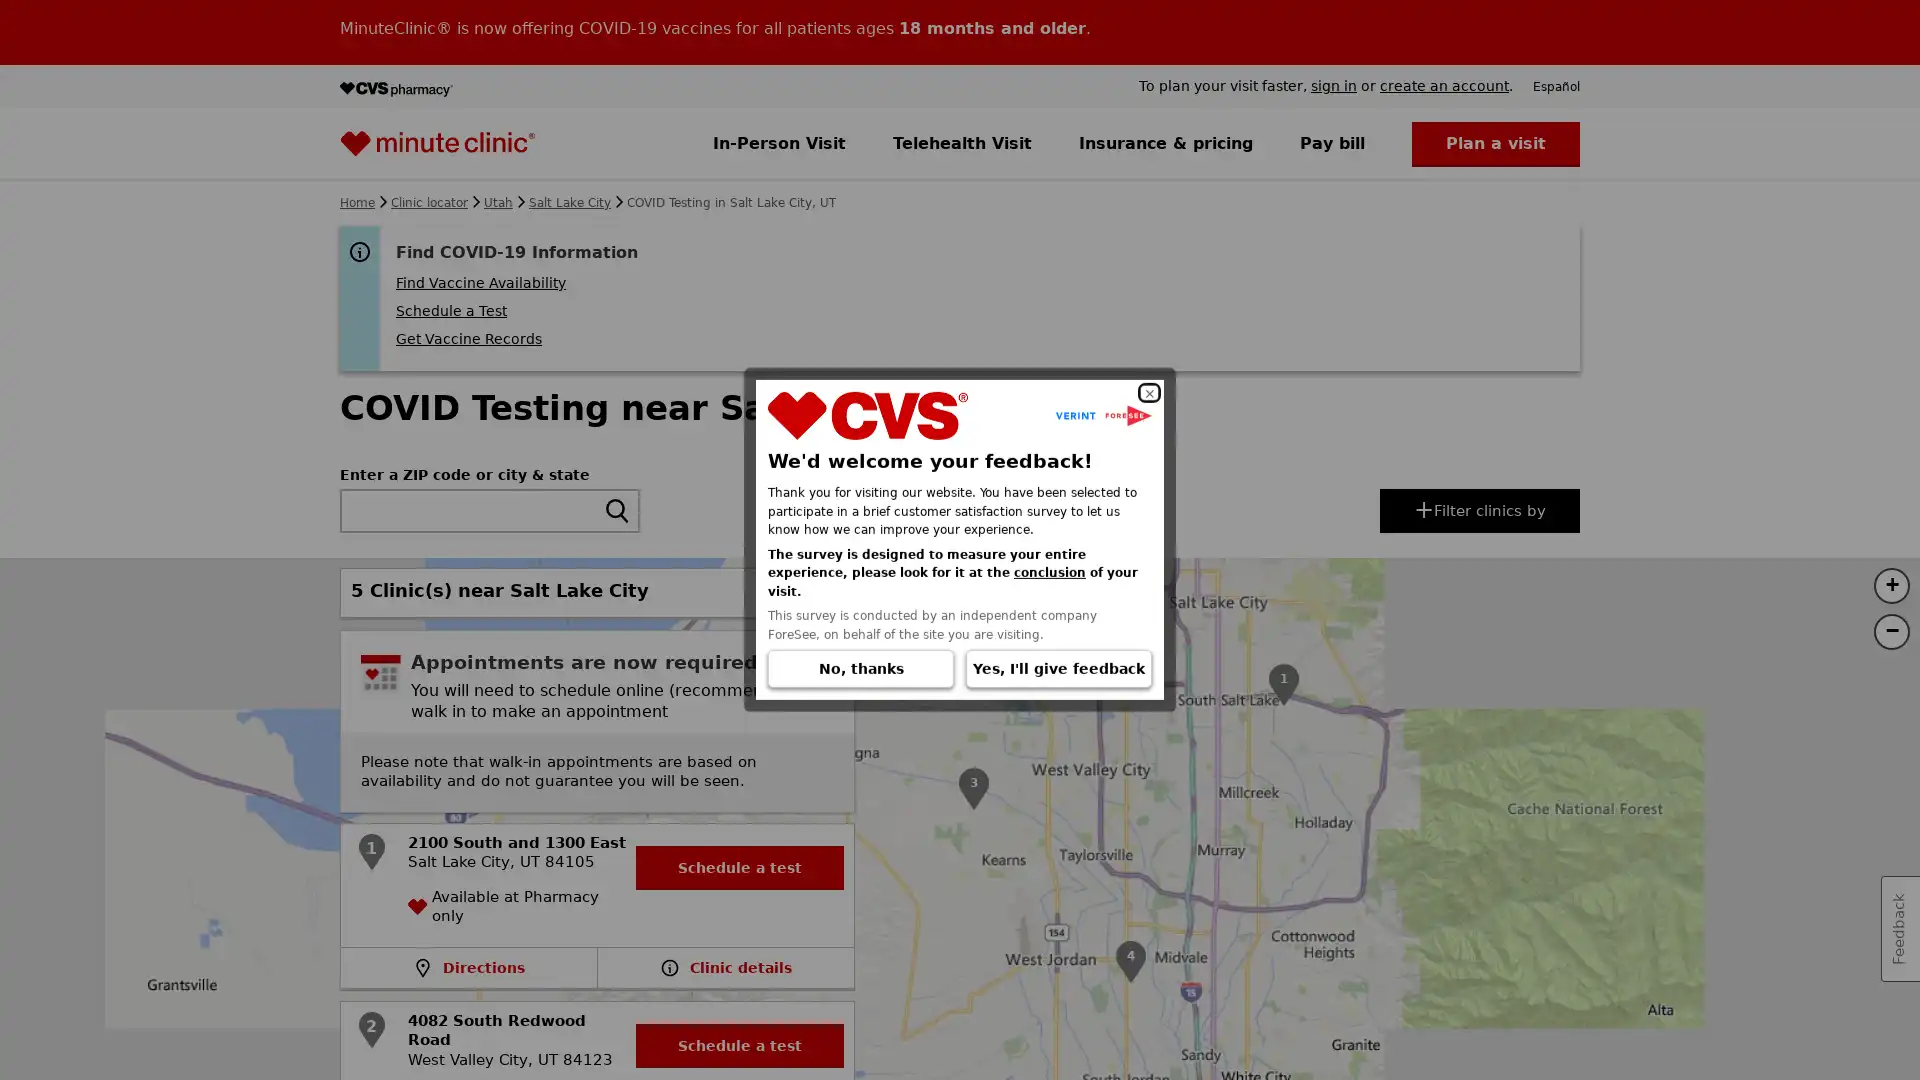  Describe the element at coordinates (1057, 668) in the screenshot. I see `Yes, I'll give feedback (Opens in a new window)` at that location.